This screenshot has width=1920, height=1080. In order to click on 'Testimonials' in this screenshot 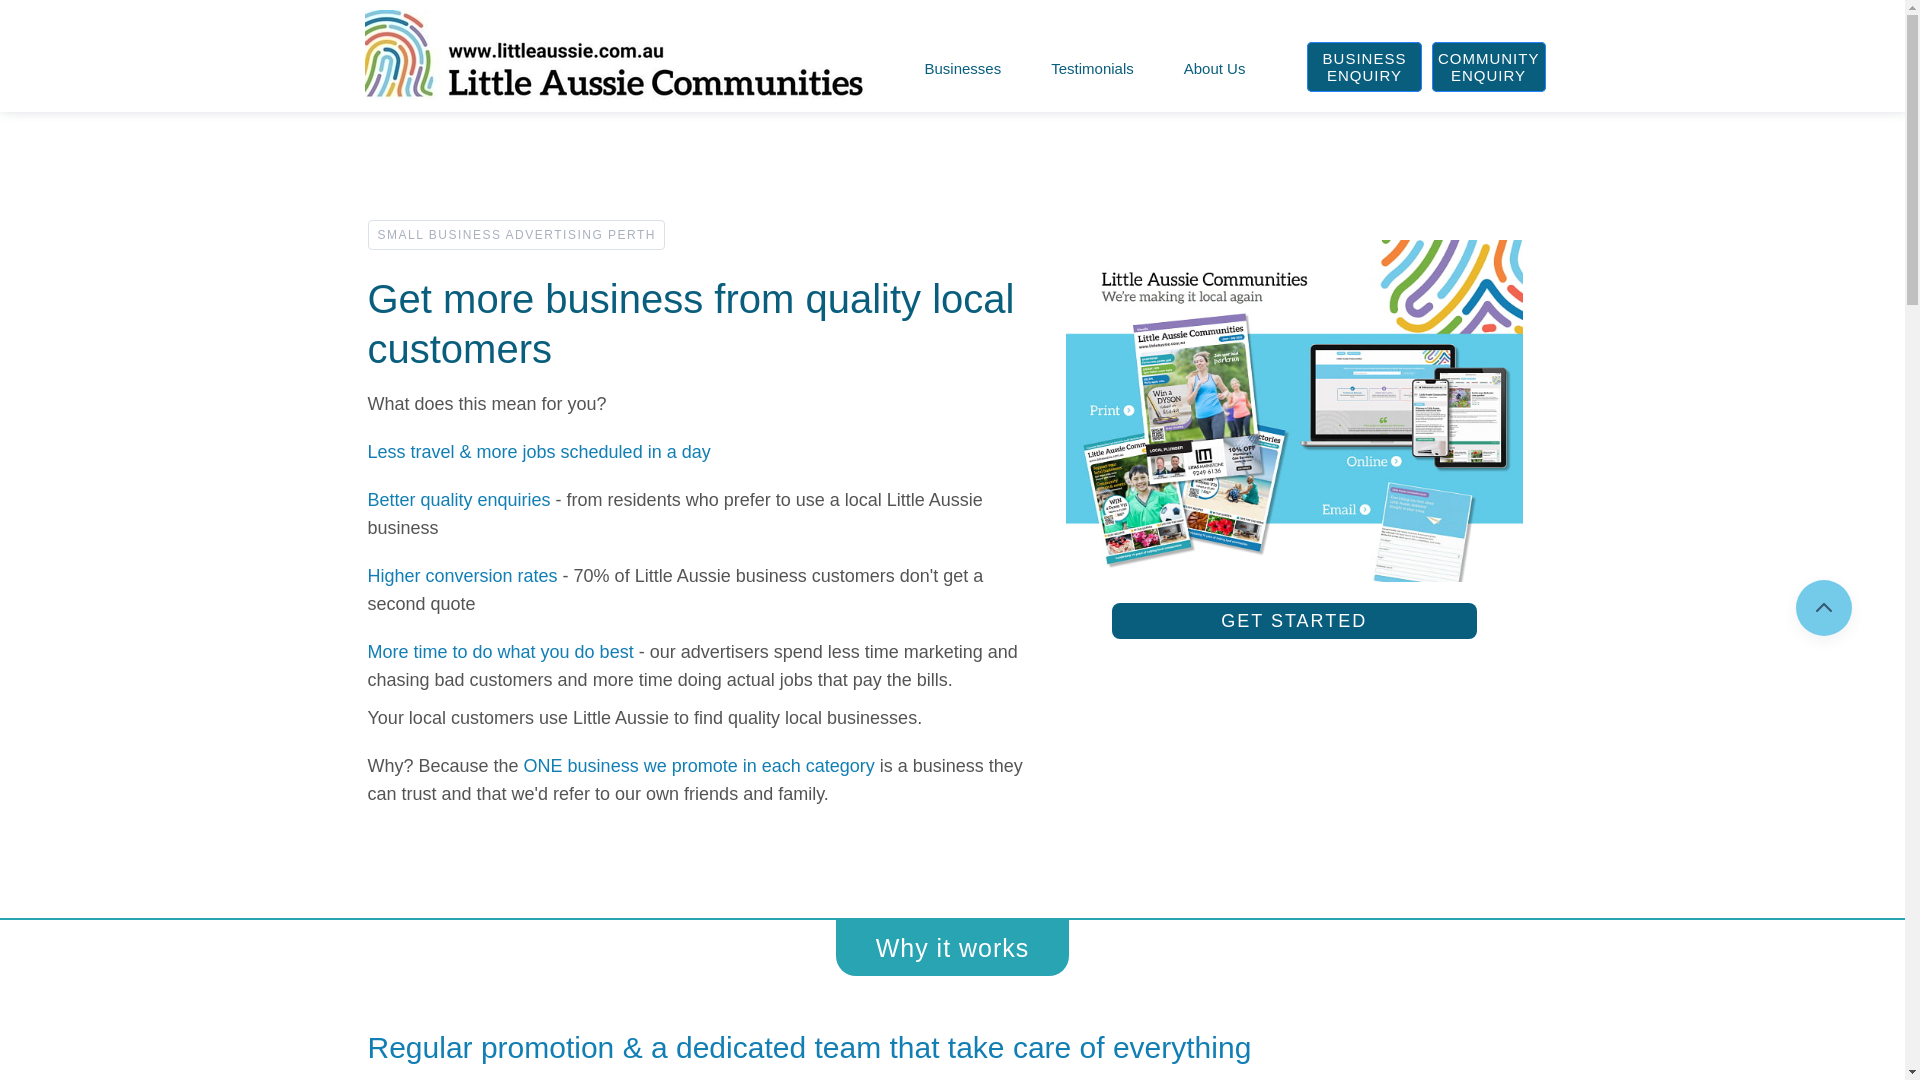, I will do `click(1091, 68)`.